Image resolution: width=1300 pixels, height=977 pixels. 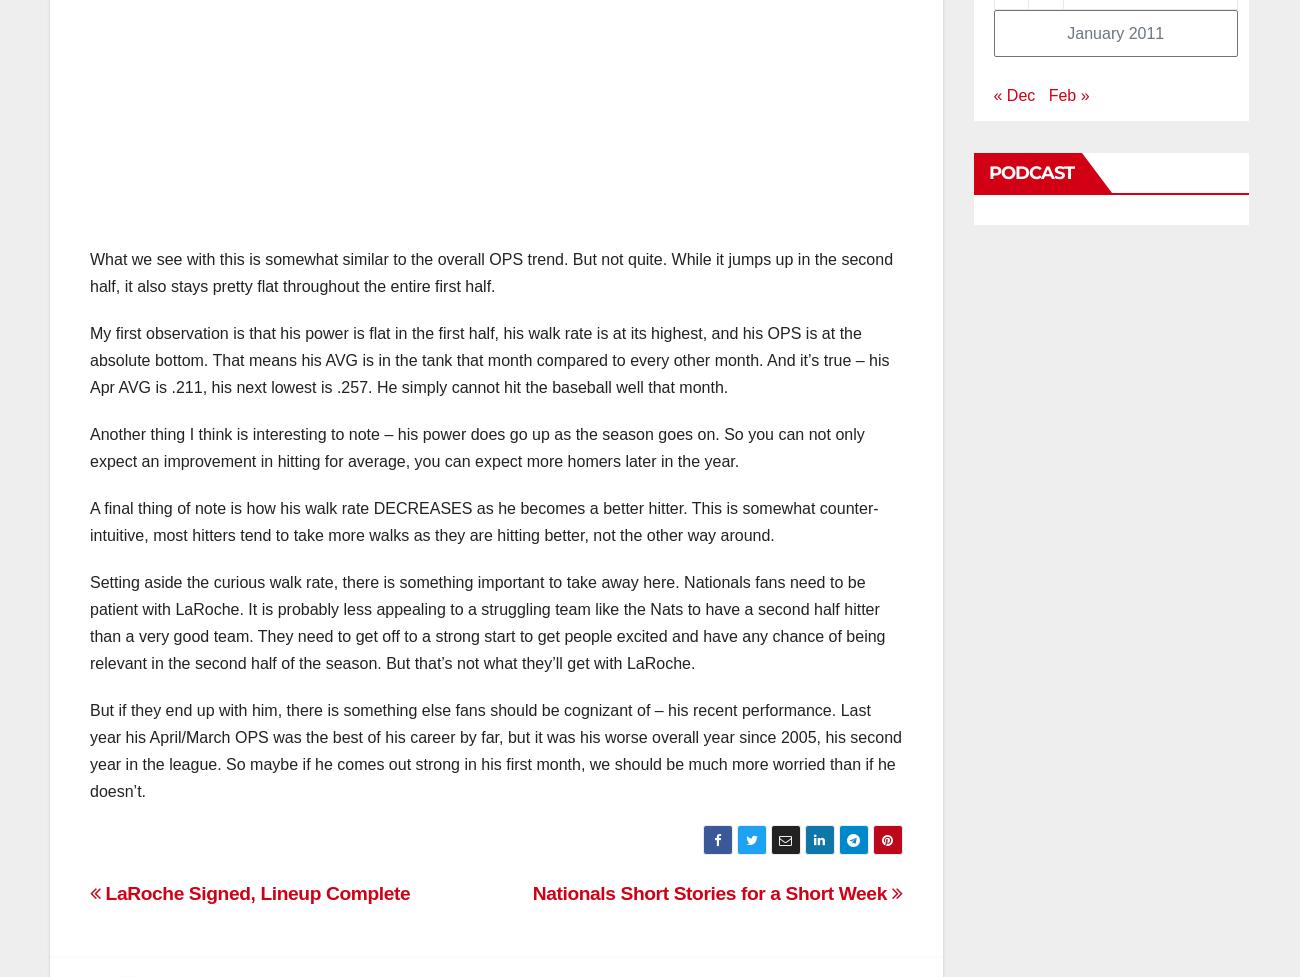 I want to click on 'January 2011', so click(x=1114, y=33).